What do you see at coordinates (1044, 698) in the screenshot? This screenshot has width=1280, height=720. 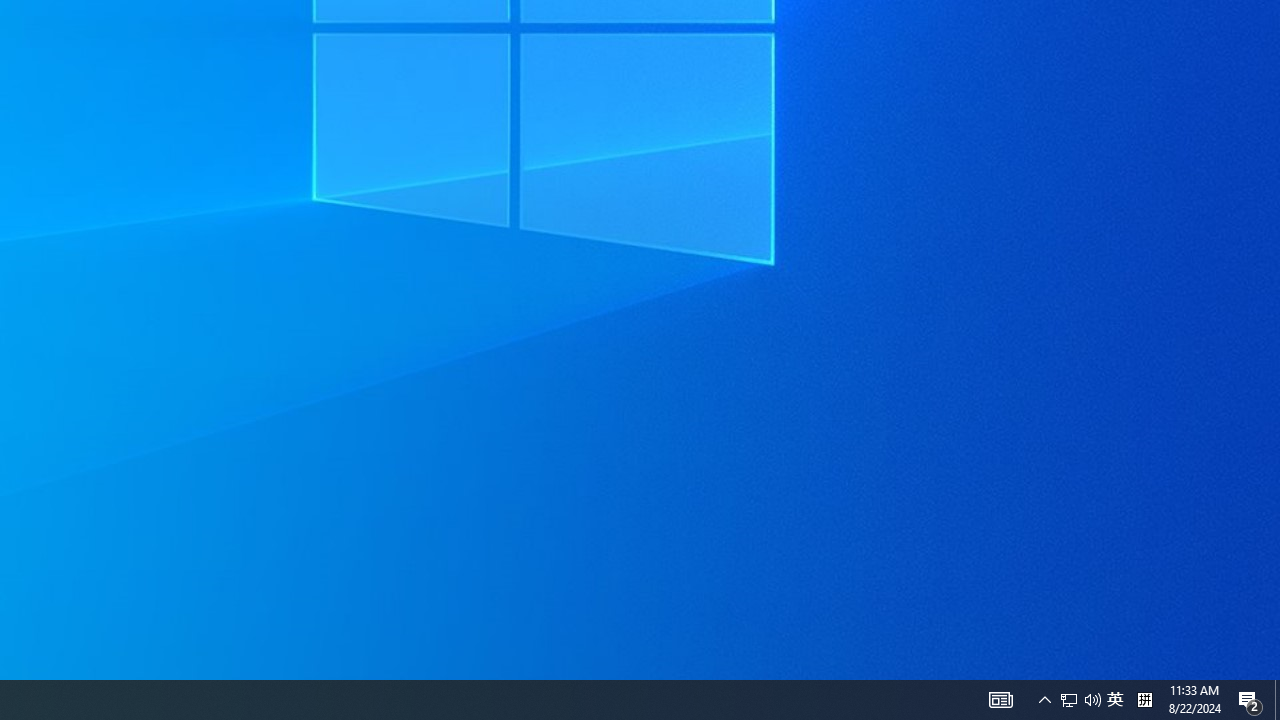 I see `'Q2790: 100%'` at bounding box center [1044, 698].